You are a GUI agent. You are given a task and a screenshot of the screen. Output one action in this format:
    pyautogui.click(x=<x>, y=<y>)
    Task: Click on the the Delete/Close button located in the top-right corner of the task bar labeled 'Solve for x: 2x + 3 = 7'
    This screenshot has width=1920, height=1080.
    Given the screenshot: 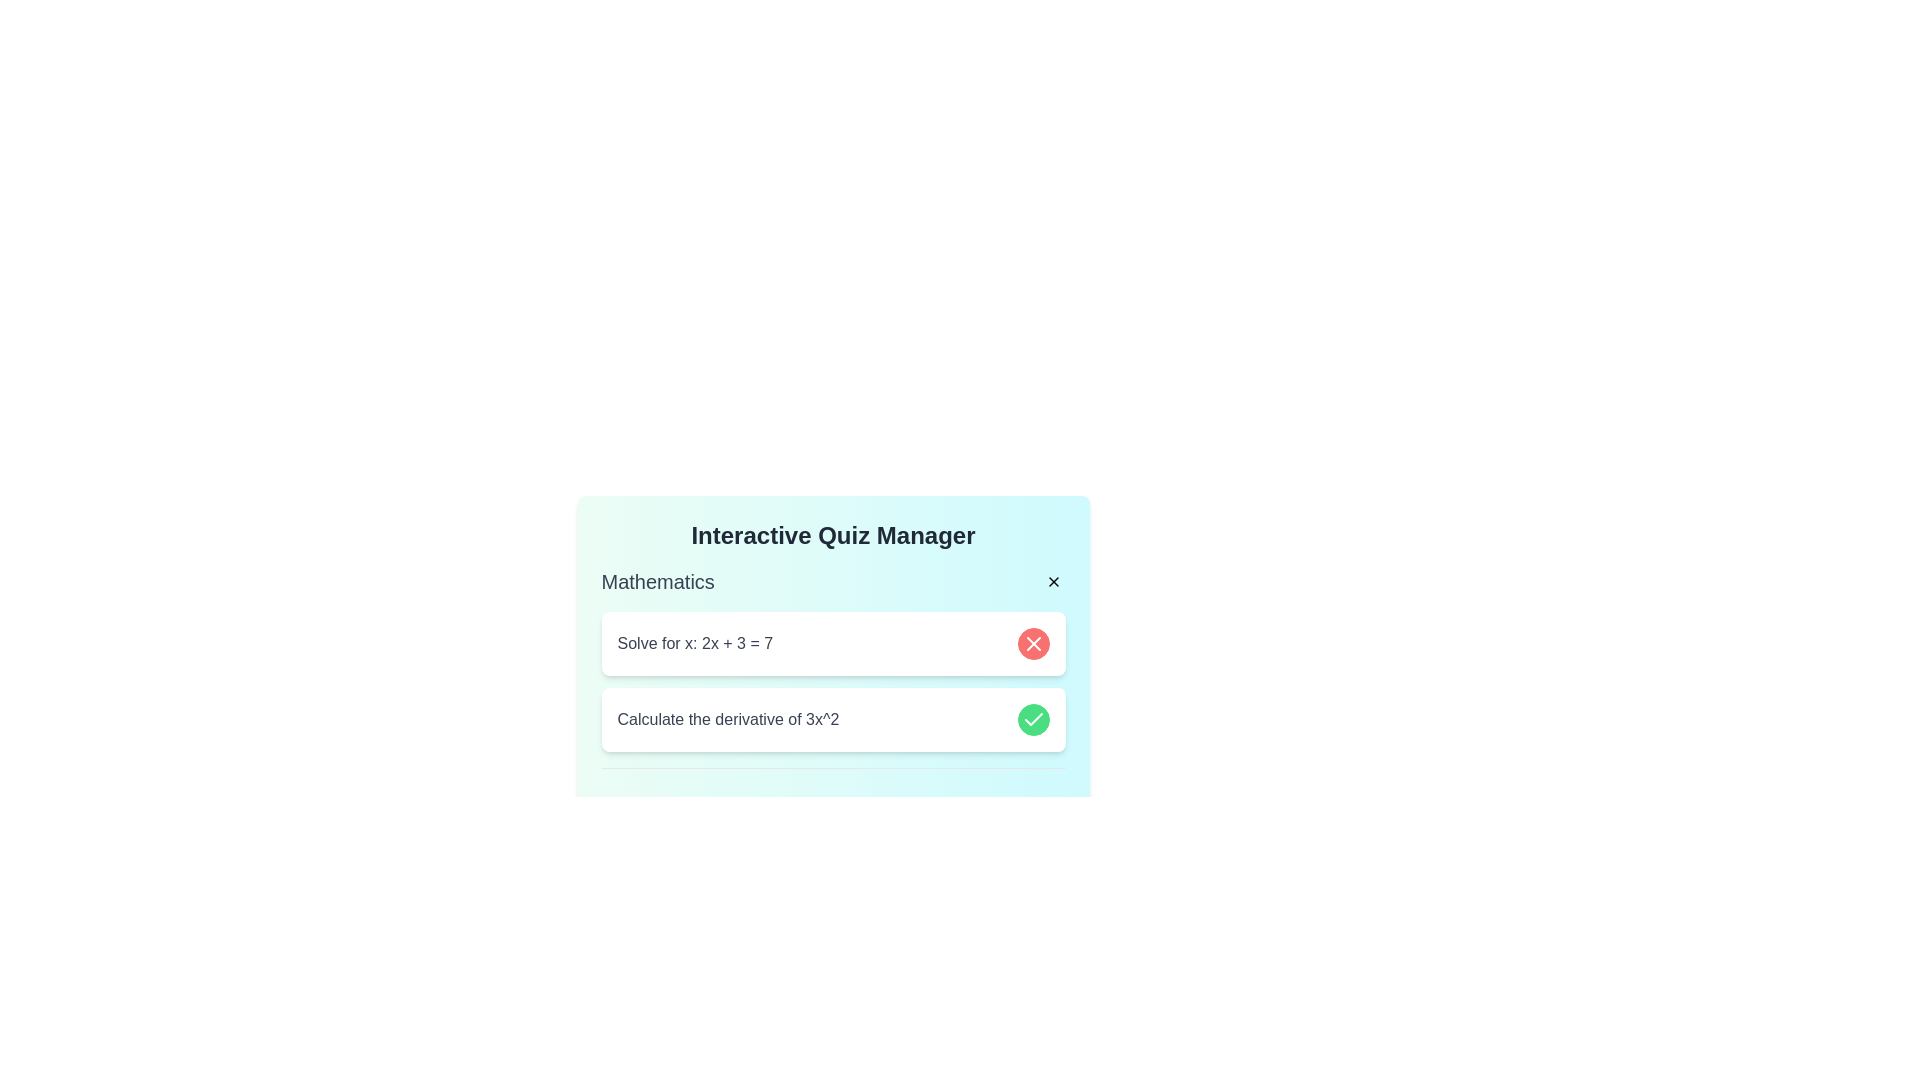 What is the action you would take?
    pyautogui.click(x=1033, y=644)
    